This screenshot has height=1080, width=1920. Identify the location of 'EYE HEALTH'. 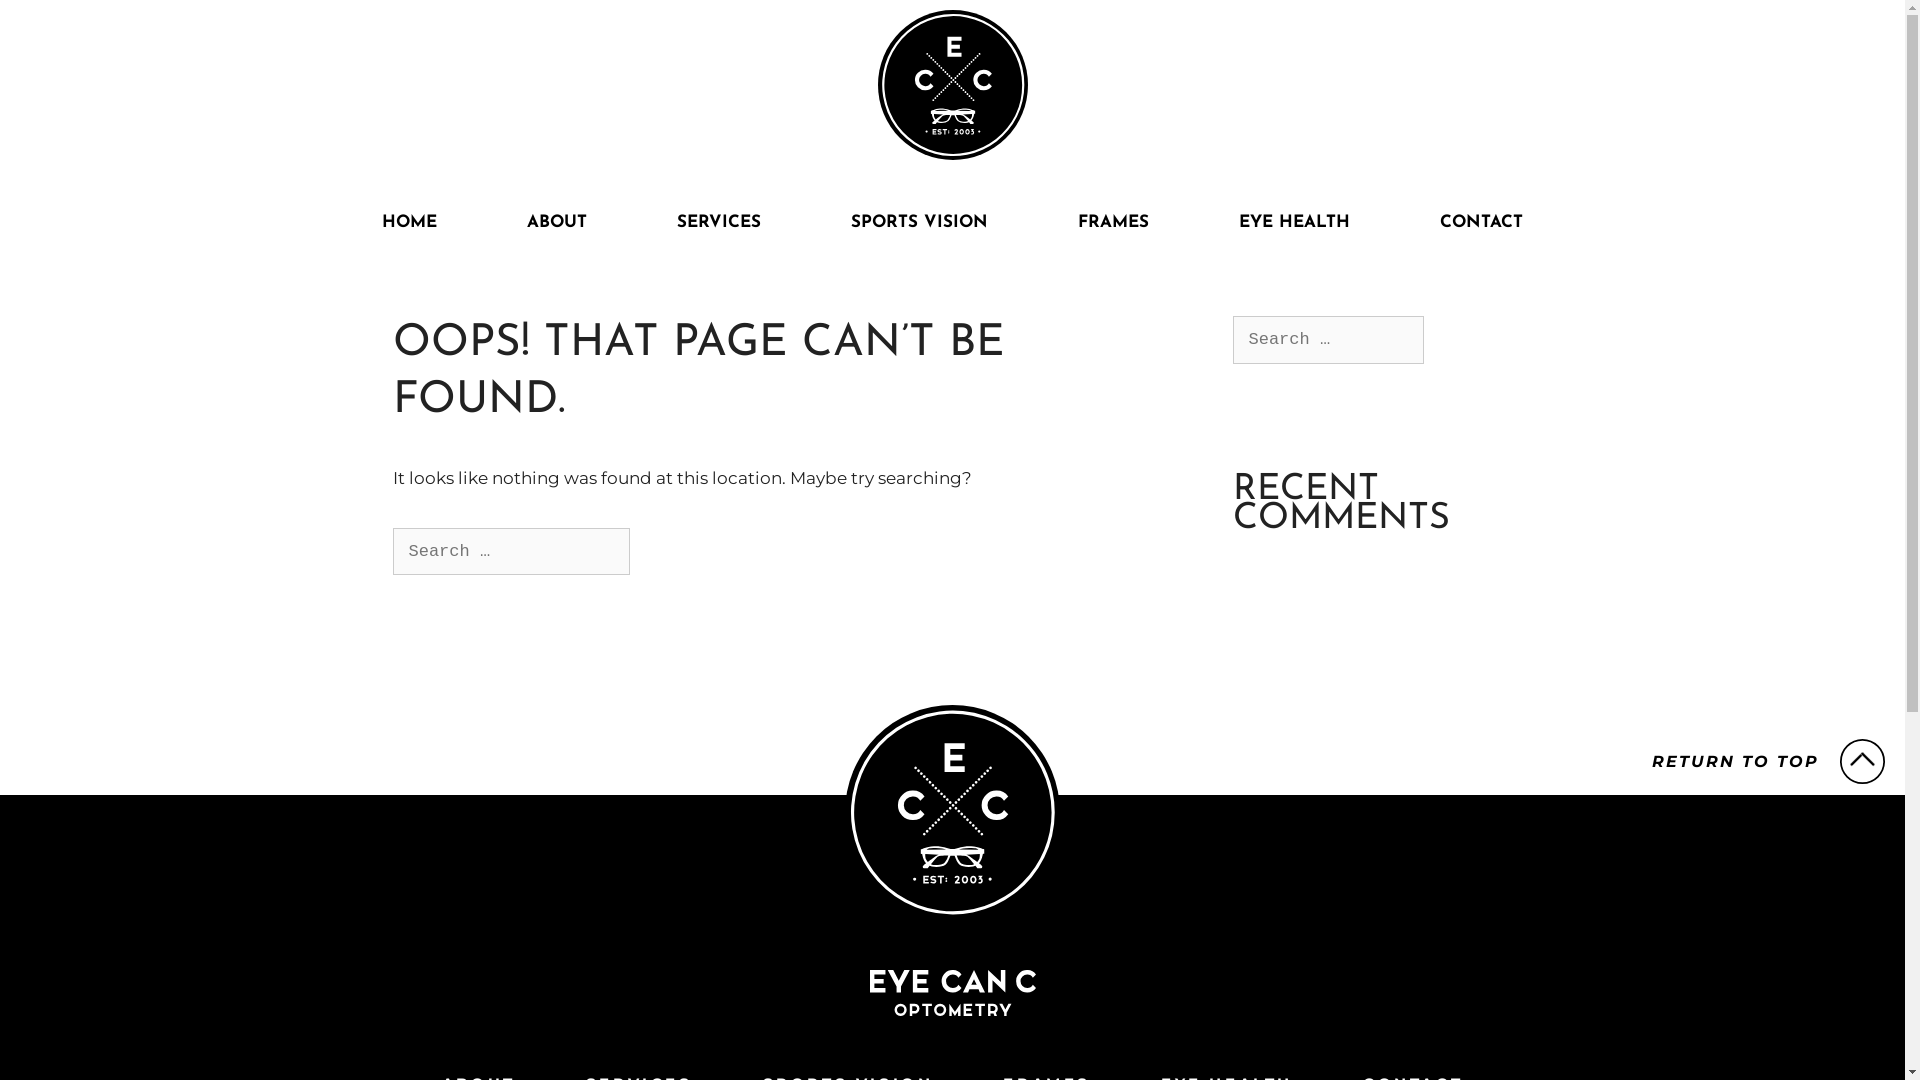
(1294, 223).